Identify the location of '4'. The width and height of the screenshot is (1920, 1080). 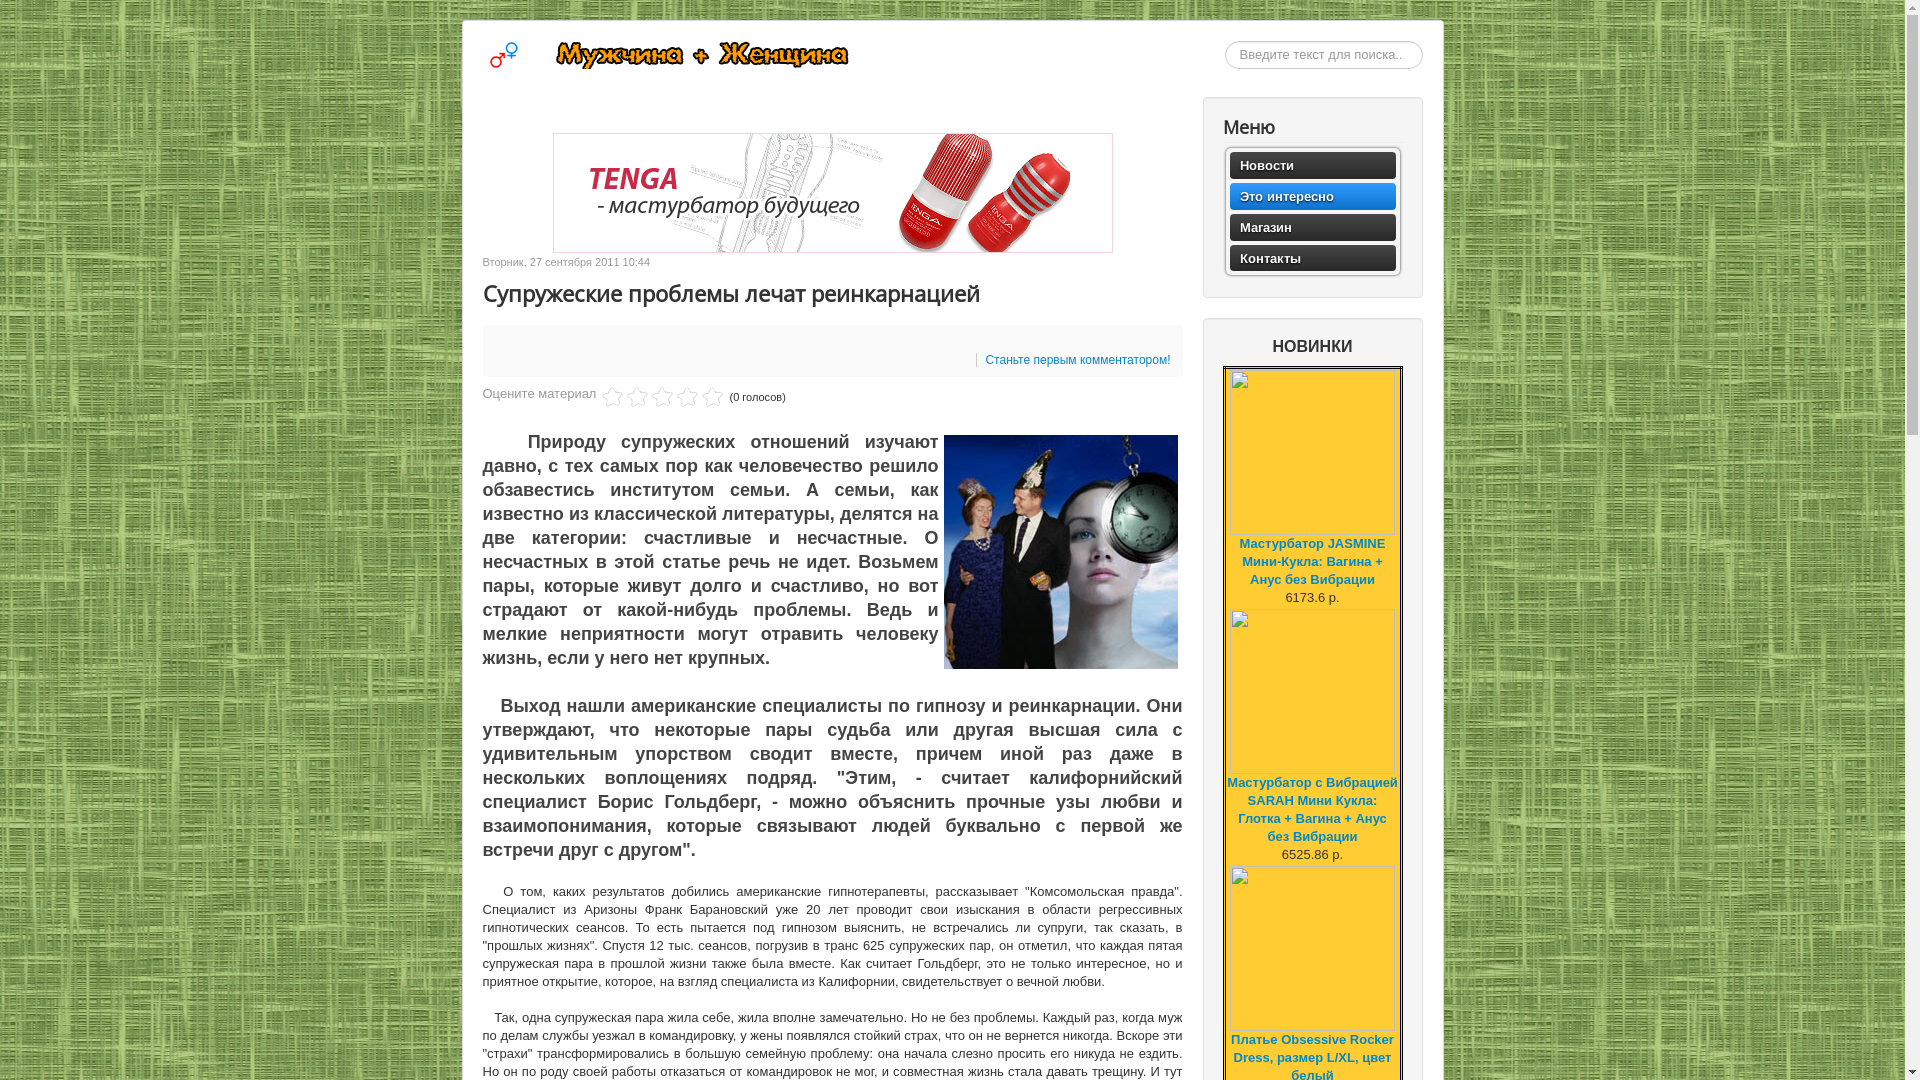
(649, 397).